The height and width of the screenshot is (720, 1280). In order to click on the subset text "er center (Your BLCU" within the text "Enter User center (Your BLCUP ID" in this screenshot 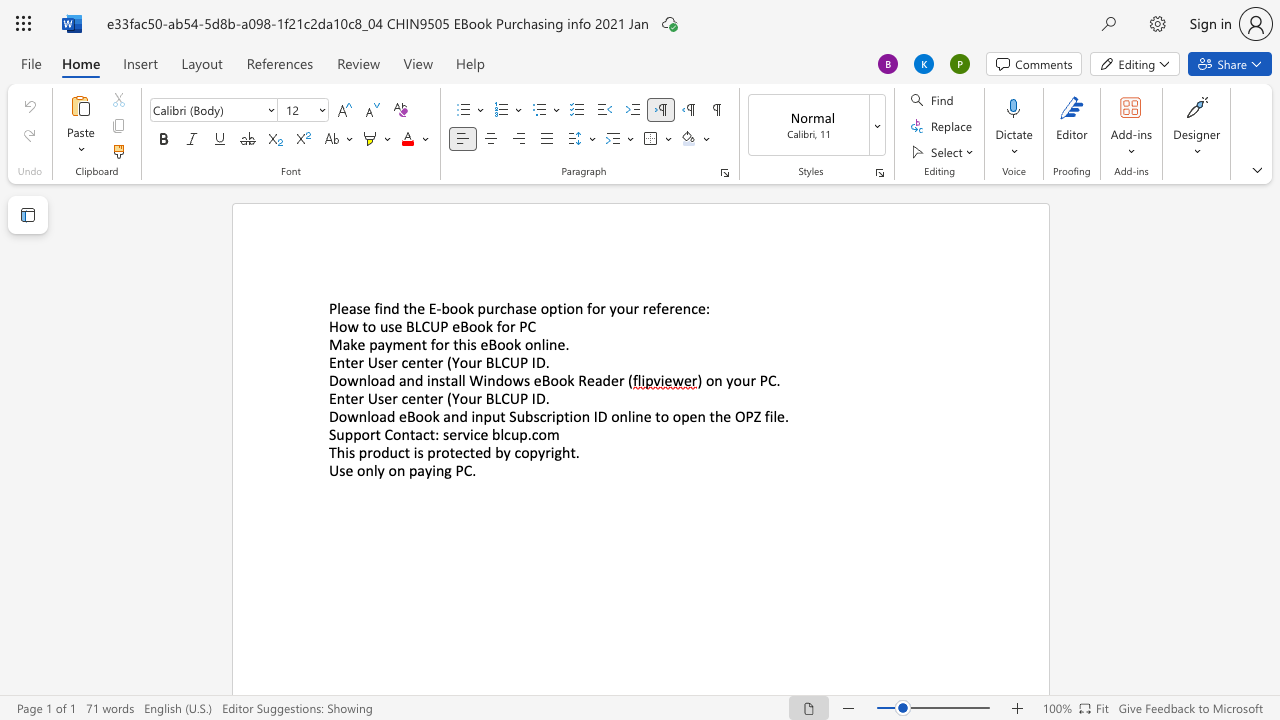, I will do `click(384, 398)`.